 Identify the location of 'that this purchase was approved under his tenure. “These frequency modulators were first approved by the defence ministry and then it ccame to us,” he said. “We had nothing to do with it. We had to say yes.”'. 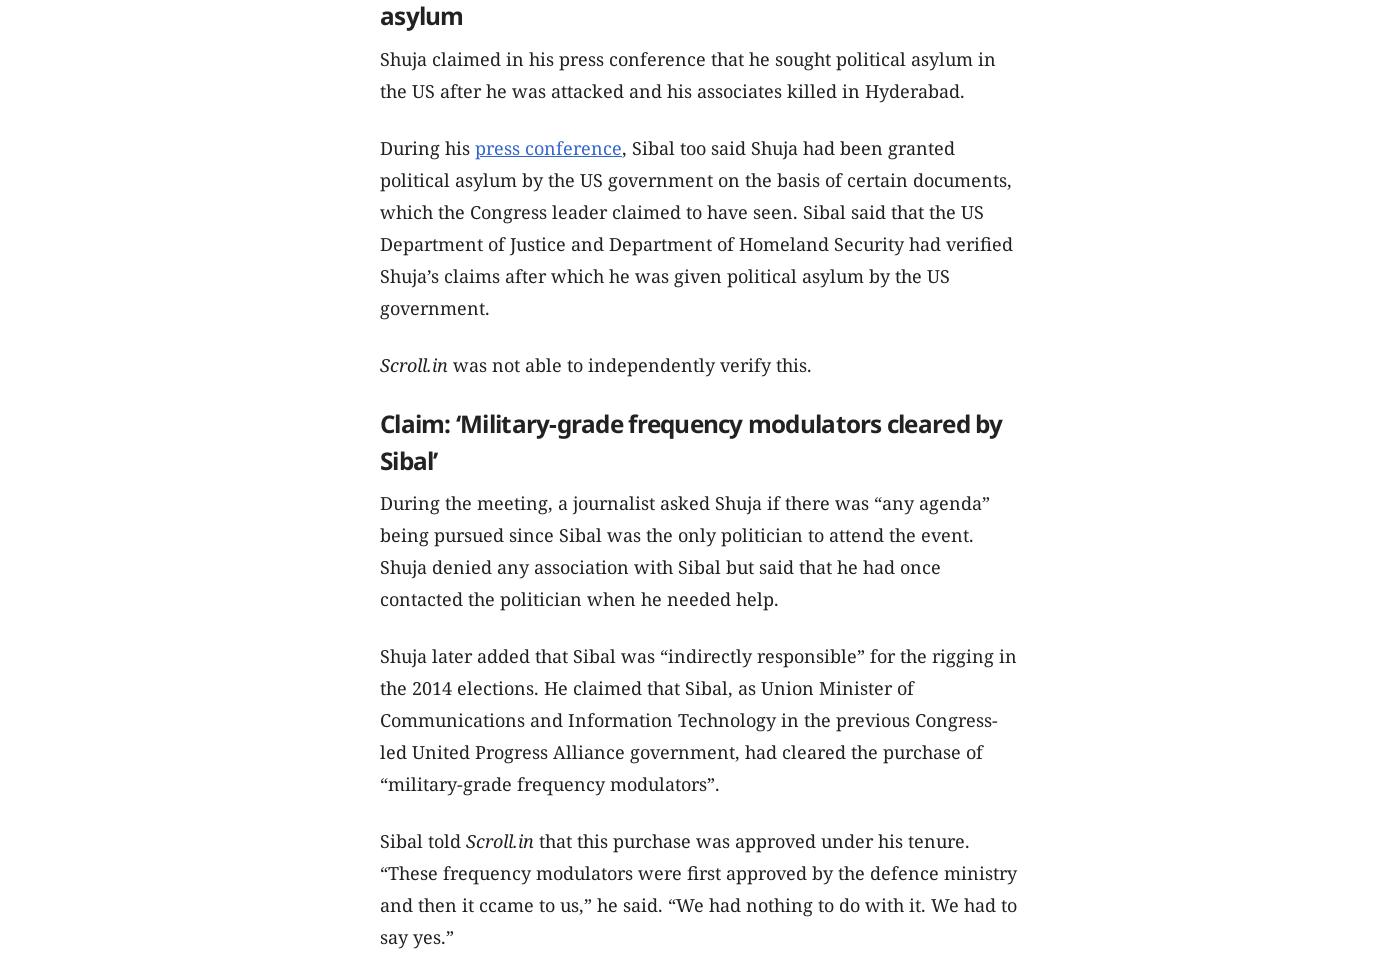
(698, 888).